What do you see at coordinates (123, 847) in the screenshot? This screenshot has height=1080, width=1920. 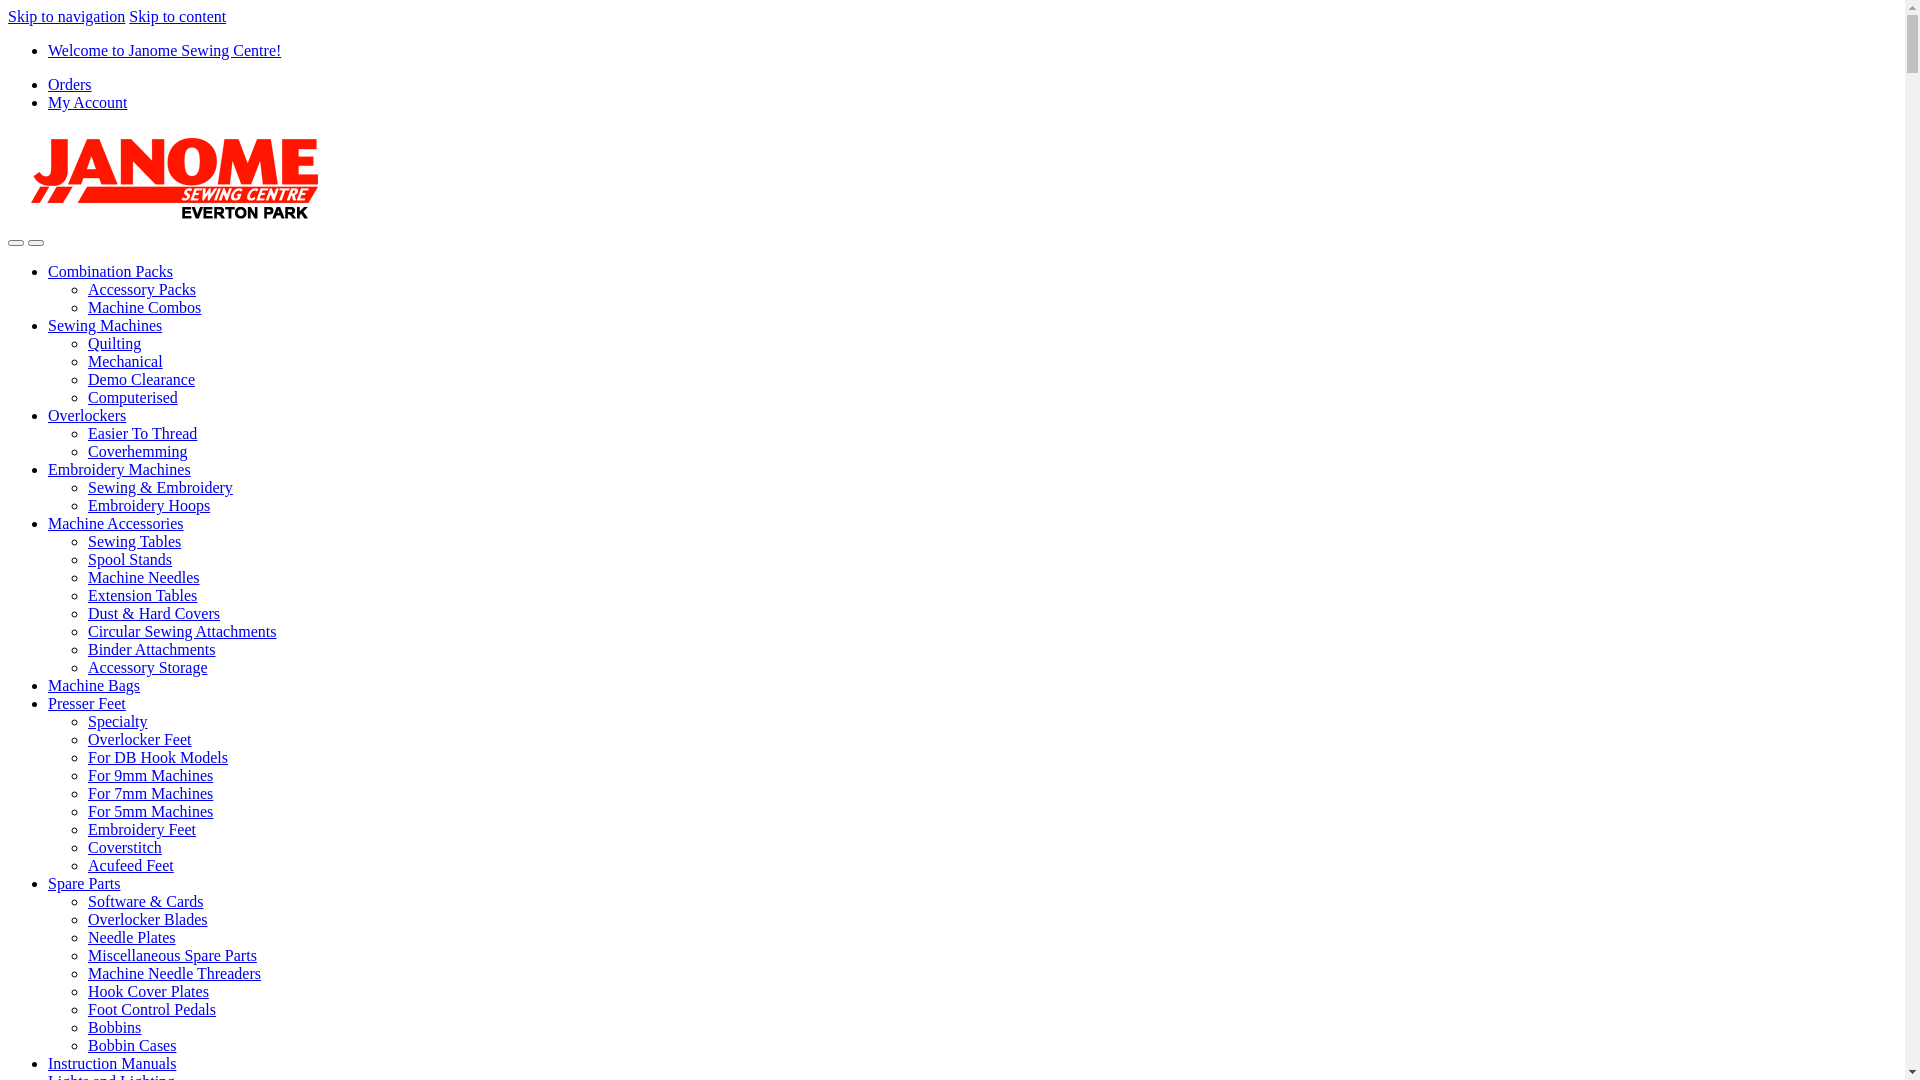 I see `'Coverstitch'` at bounding box center [123, 847].